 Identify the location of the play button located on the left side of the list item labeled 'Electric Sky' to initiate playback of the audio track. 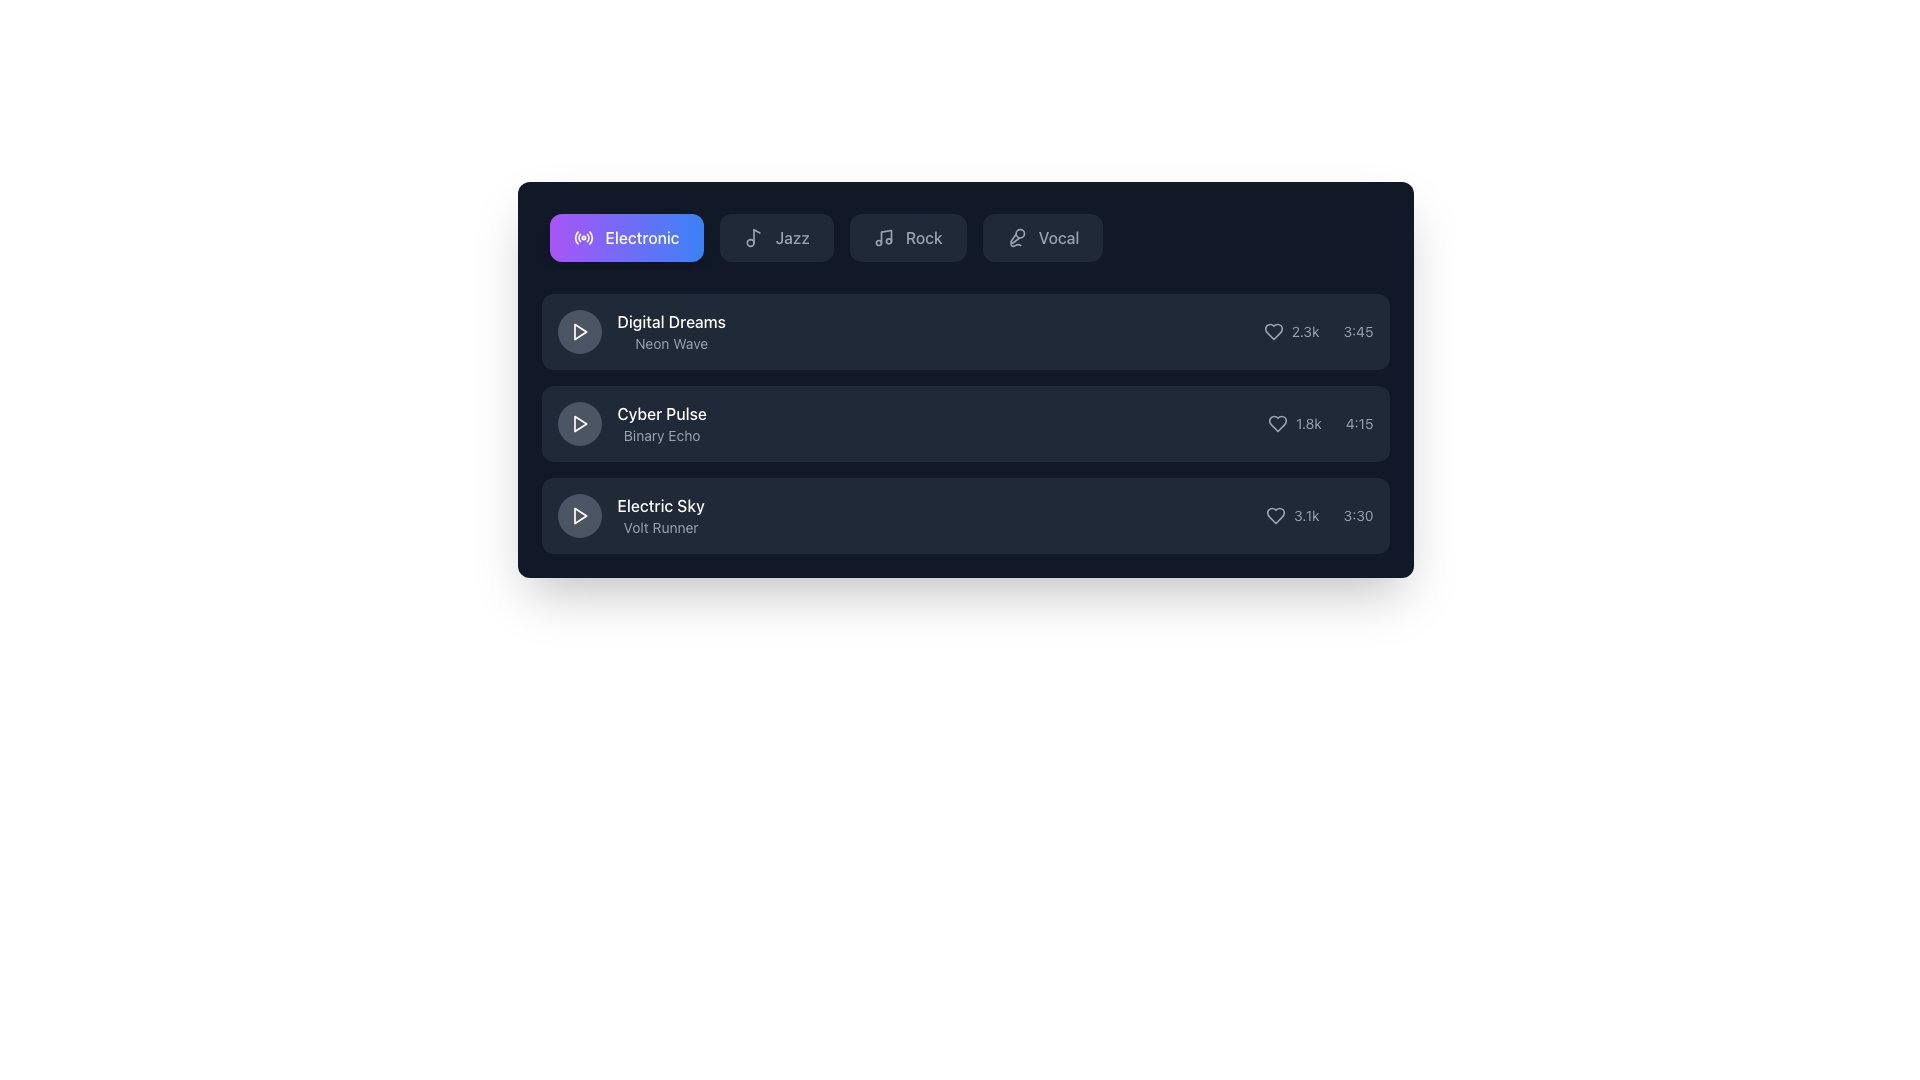
(578, 515).